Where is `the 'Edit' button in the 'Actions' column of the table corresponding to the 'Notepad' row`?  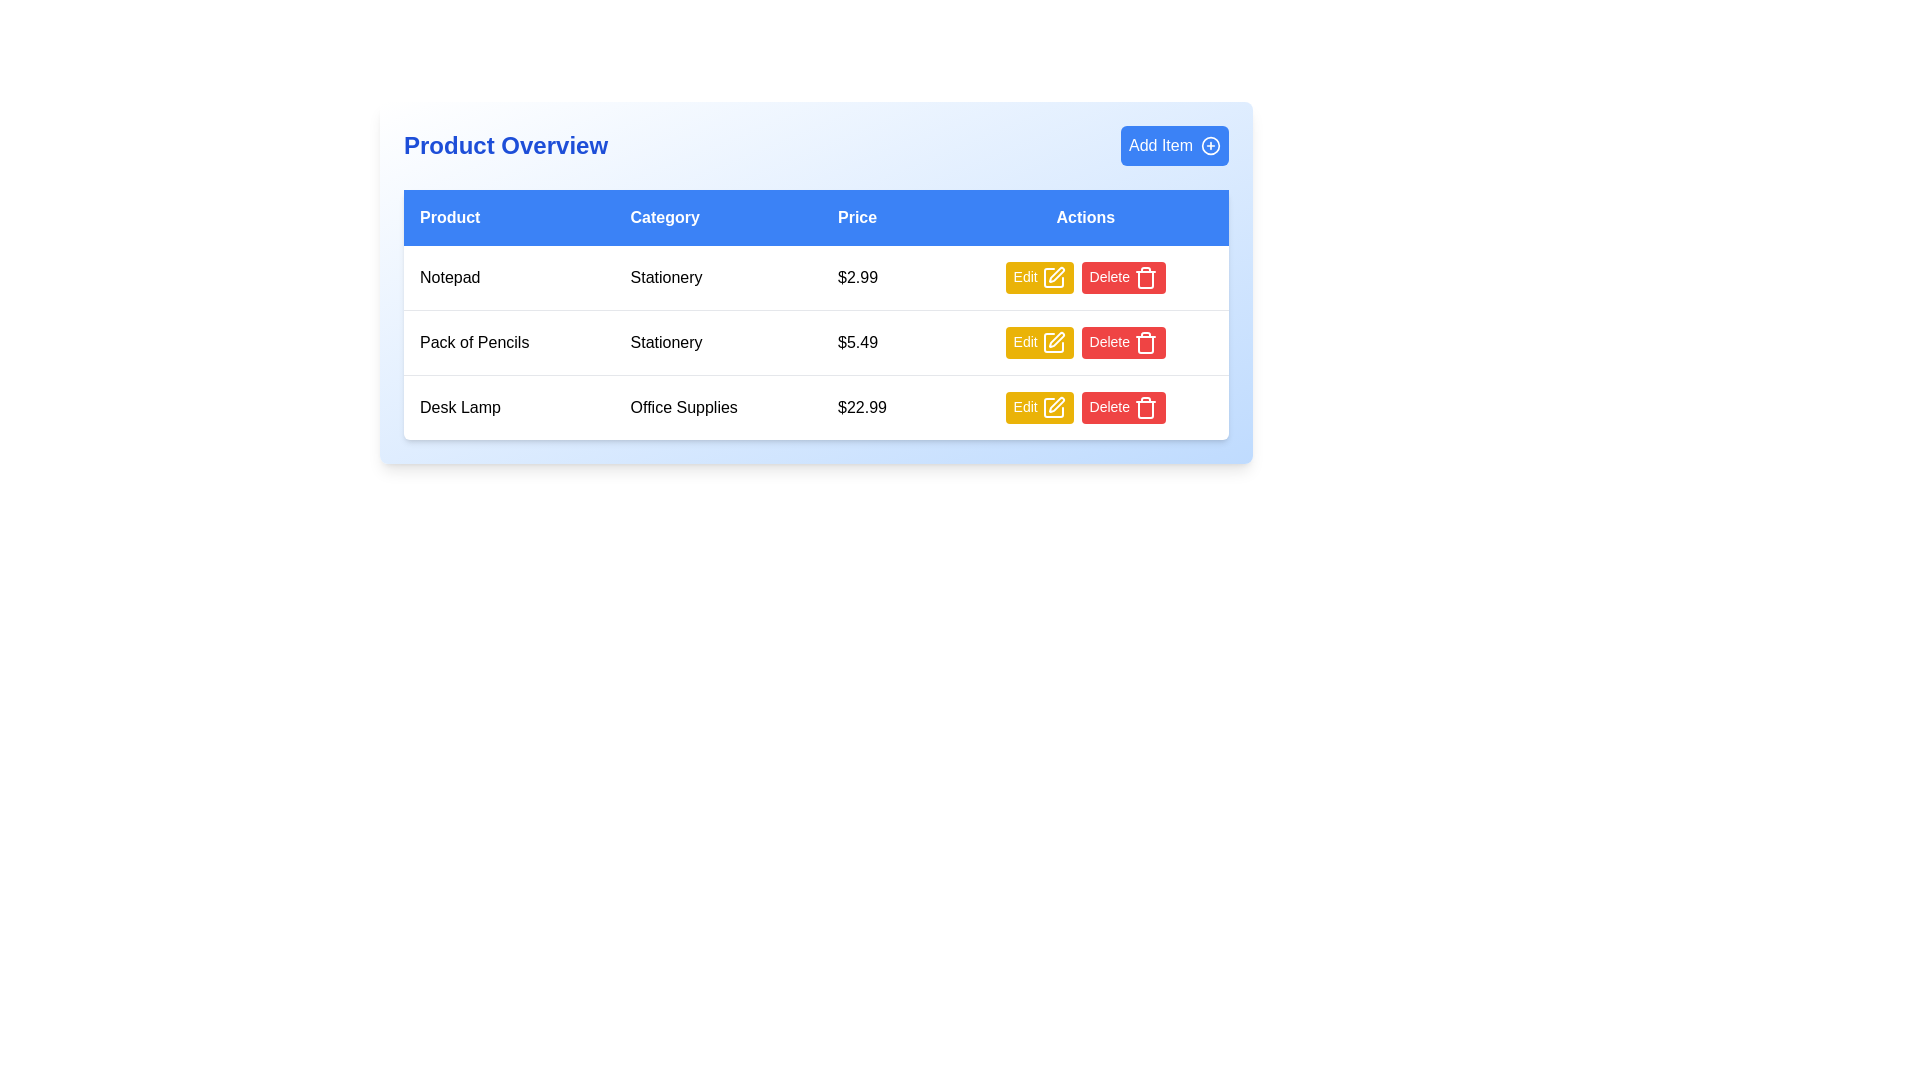
the 'Edit' button in the 'Actions' column of the table corresponding to the 'Notepad' row is located at coordinates (1039, 277).